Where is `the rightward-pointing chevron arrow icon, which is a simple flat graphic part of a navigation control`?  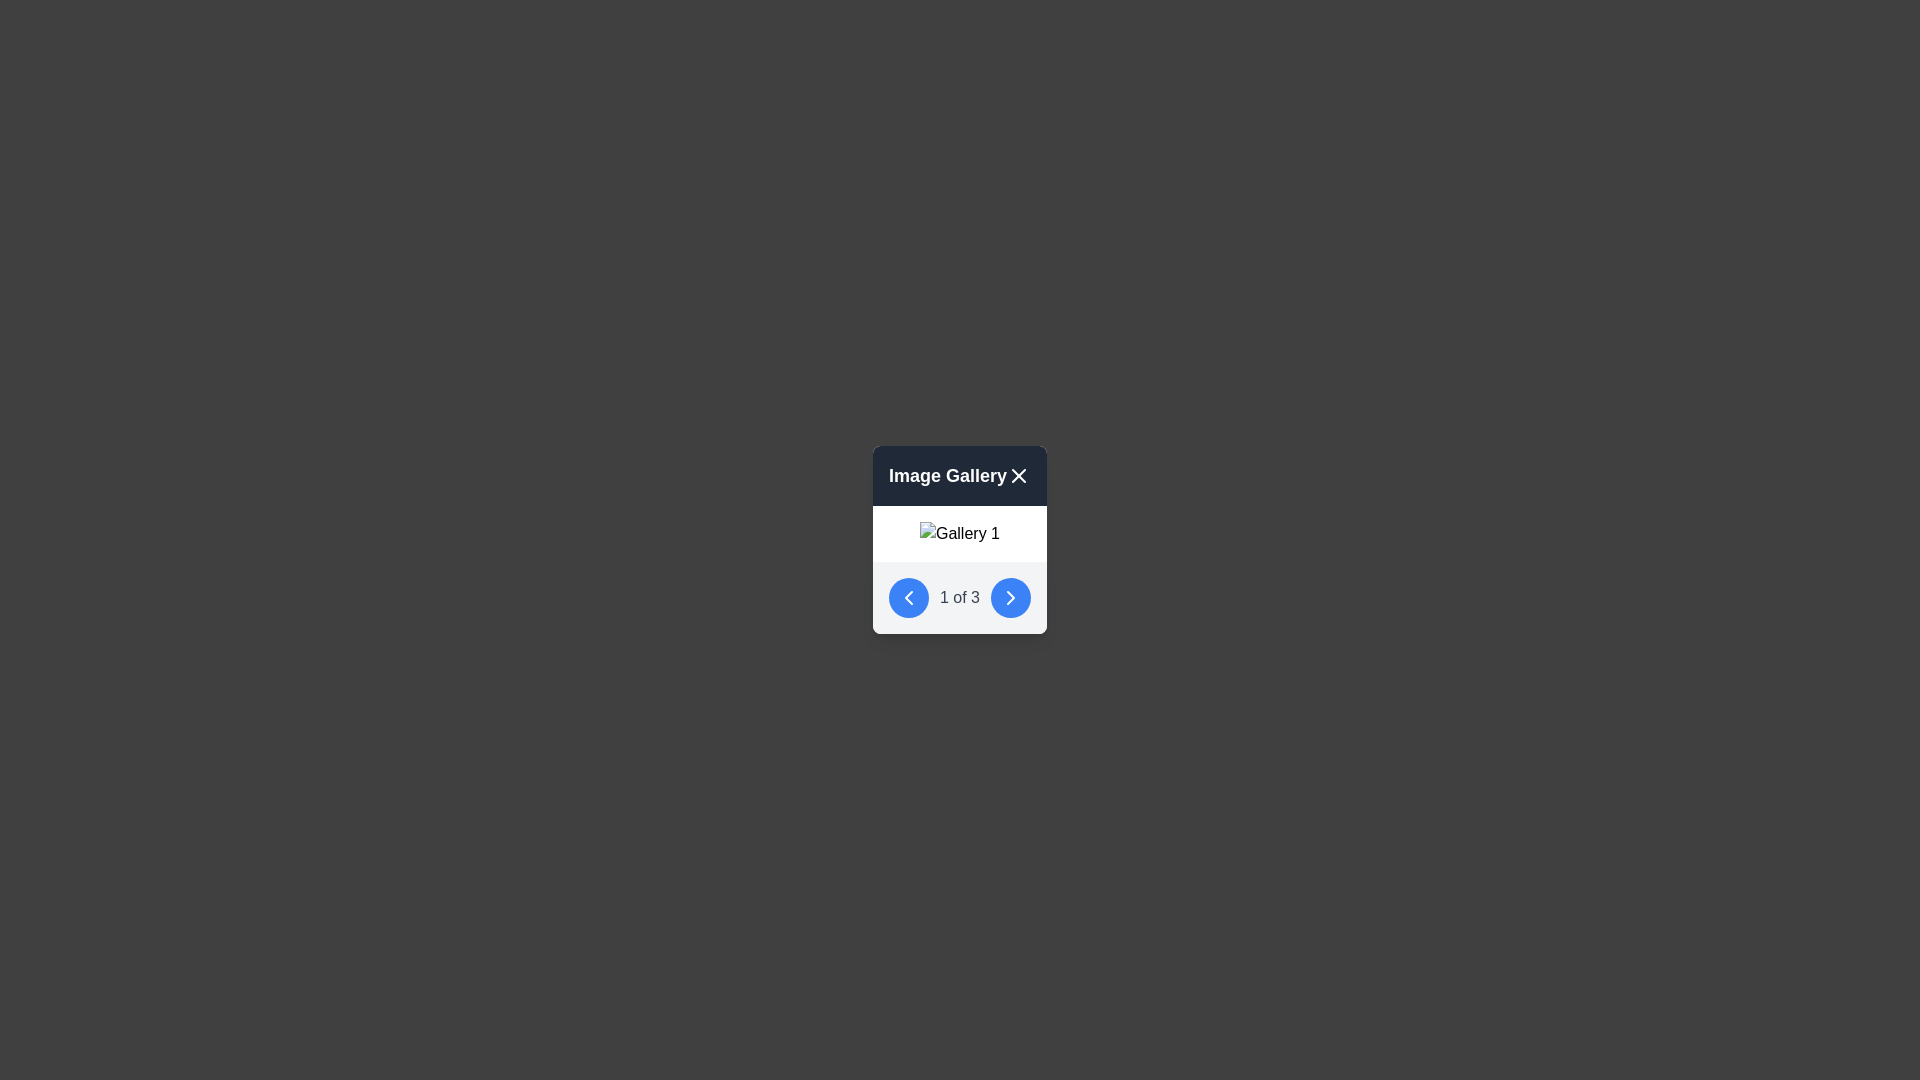
the rightward-pointing chevron arrow icon, which is a simple flat graphic part of a navigation control is located at coordinates (1011, 596).